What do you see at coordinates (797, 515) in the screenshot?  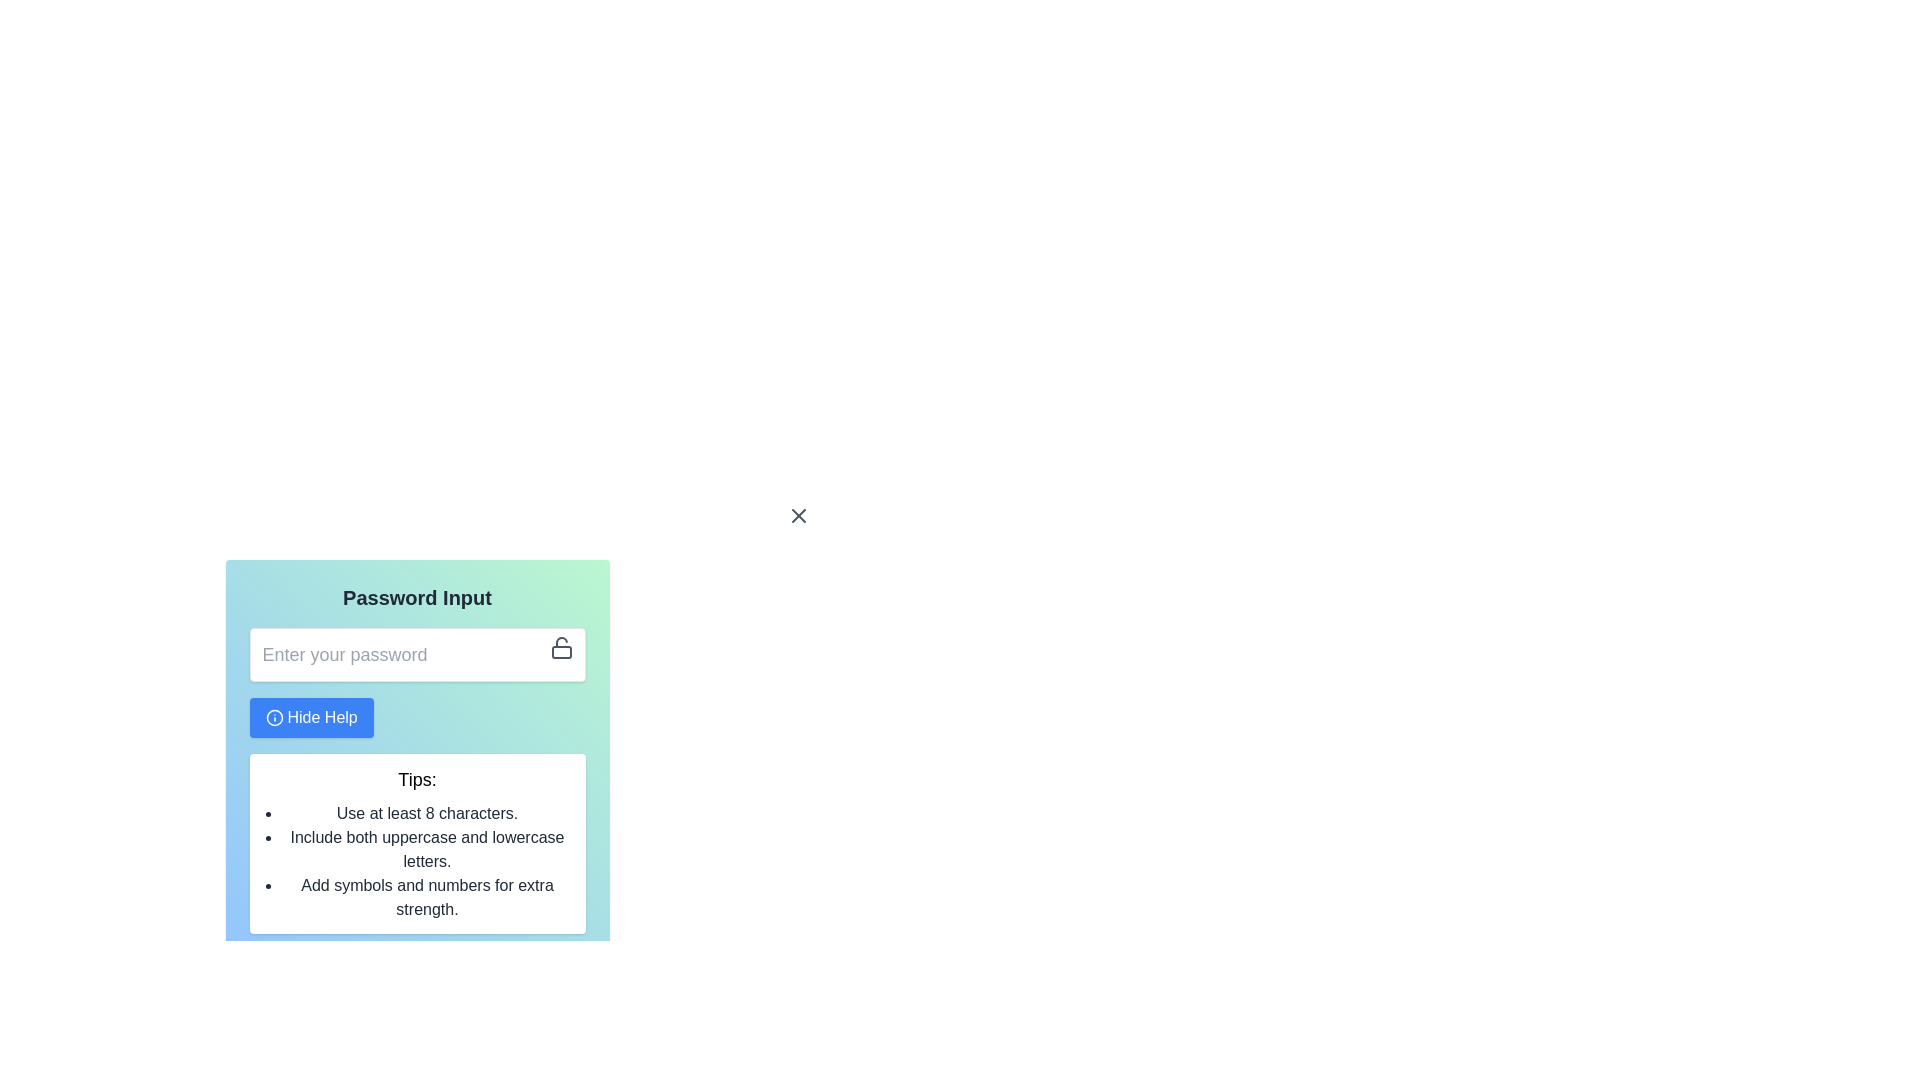 I see `the diagonal line segment of the 'X' shape icon, which is styled in a neutral color and is part of a larger graphic icon, located to the right of the password input field` at bounding box center [797, 515].